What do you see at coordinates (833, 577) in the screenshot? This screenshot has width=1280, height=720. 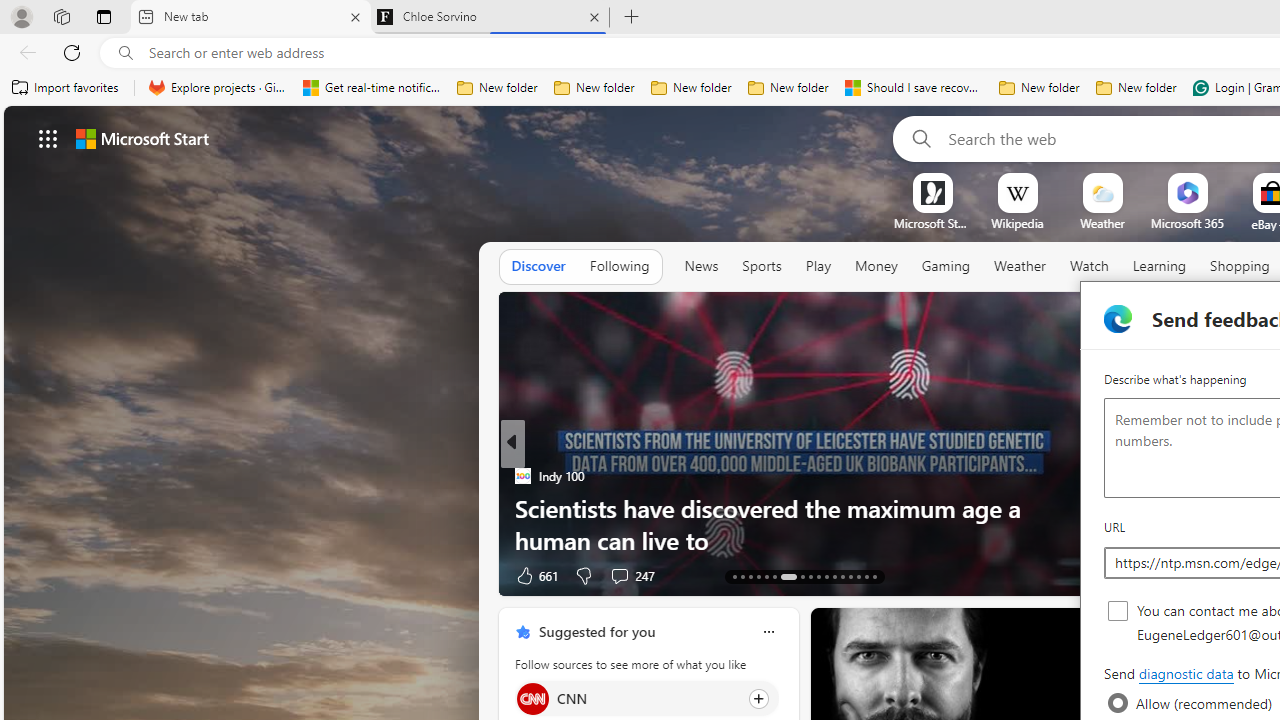 I see `'AutomationID: tab-24'` at bounding box center [833, 577].